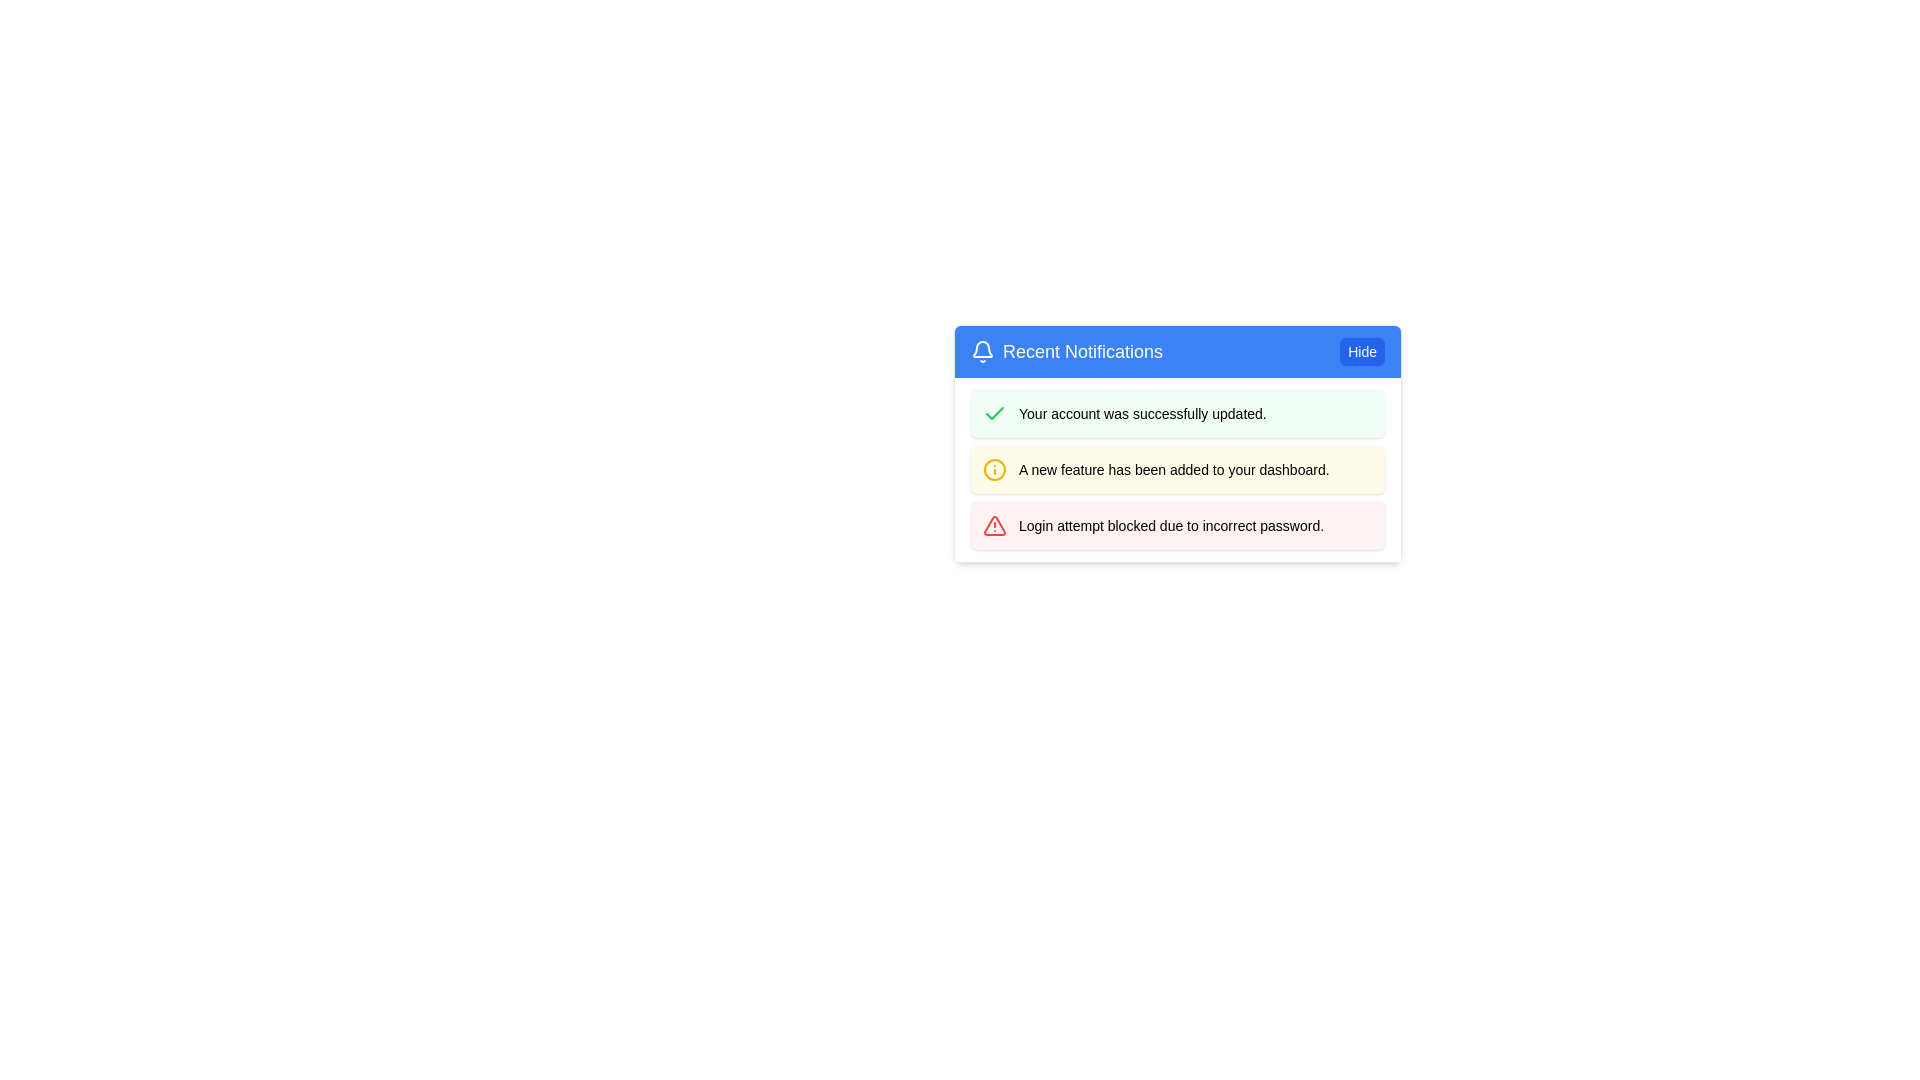  Describe the element at coordinates (1171, 524) in the screenshot. I see `informational warning message indicating a blocked login attempt due to an incorrect password, located in the alert box with a light red background at the bottom of the 'Recent Notifications' list` at that location.